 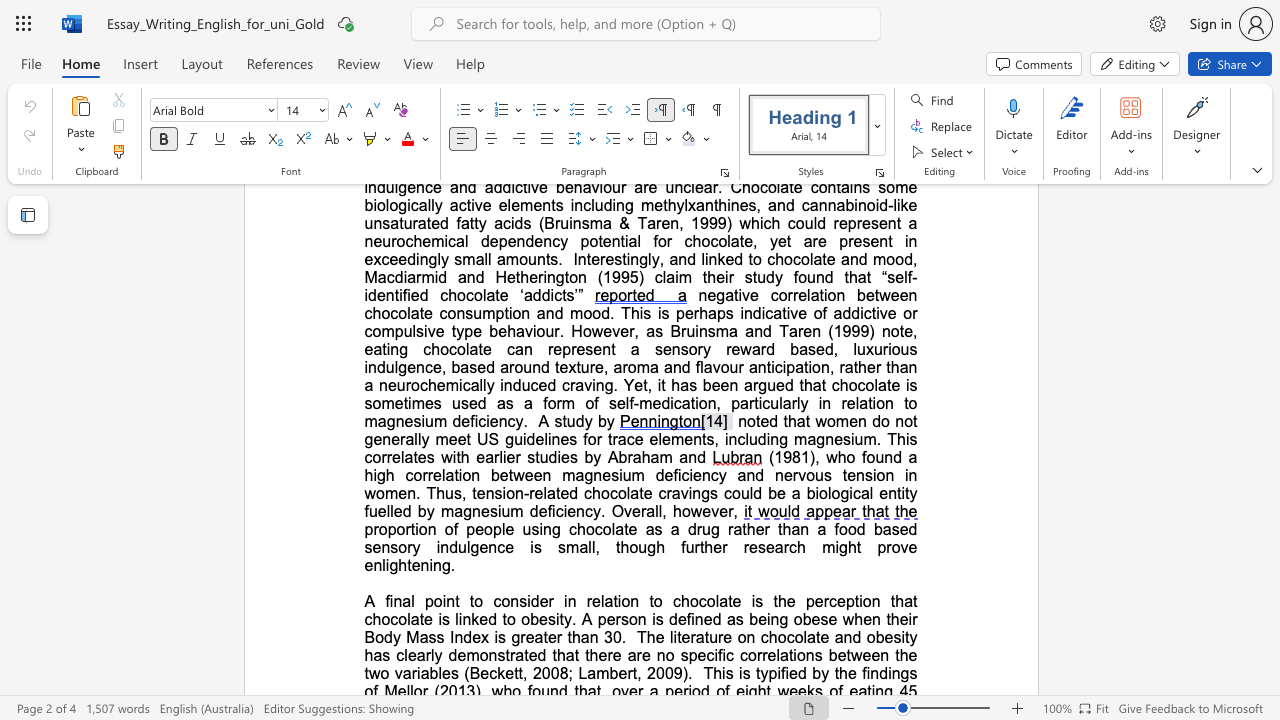 I want to click on the subset text "rated" within the text "demonstrated", so click(x=509, y=655).